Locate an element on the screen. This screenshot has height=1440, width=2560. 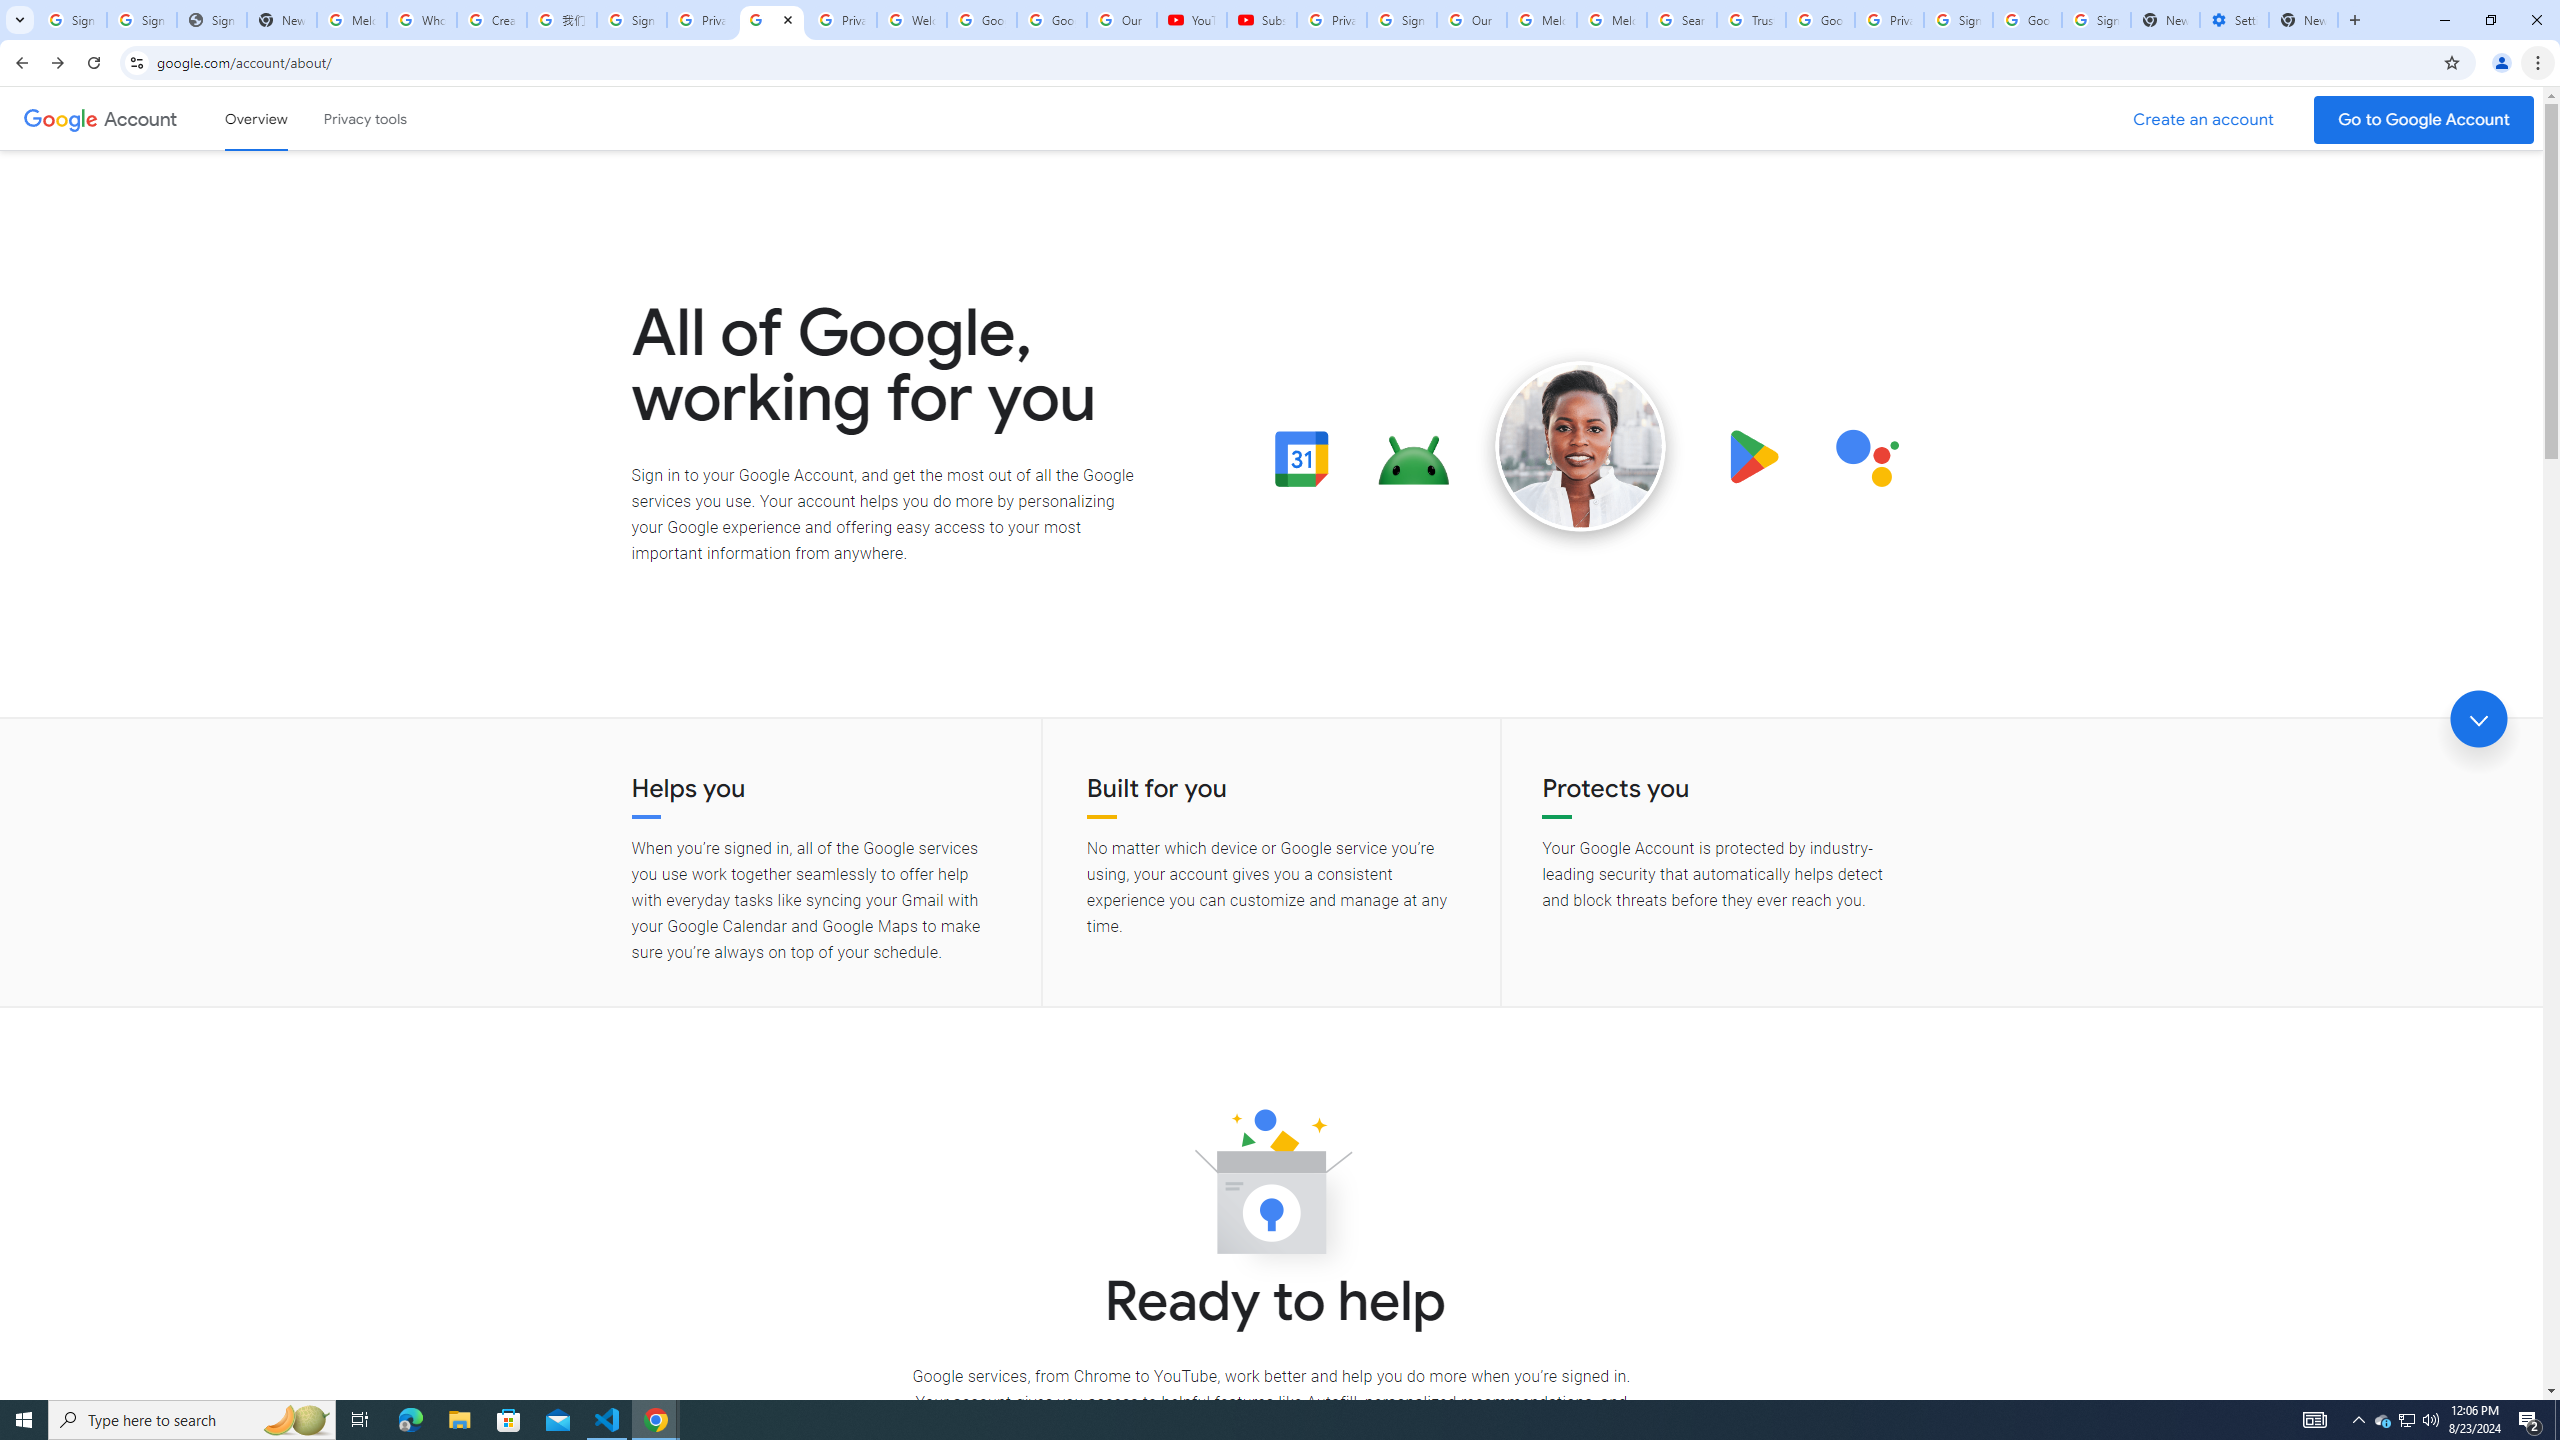
'Go to your Google Account' is located at coordinates (2424, 119).